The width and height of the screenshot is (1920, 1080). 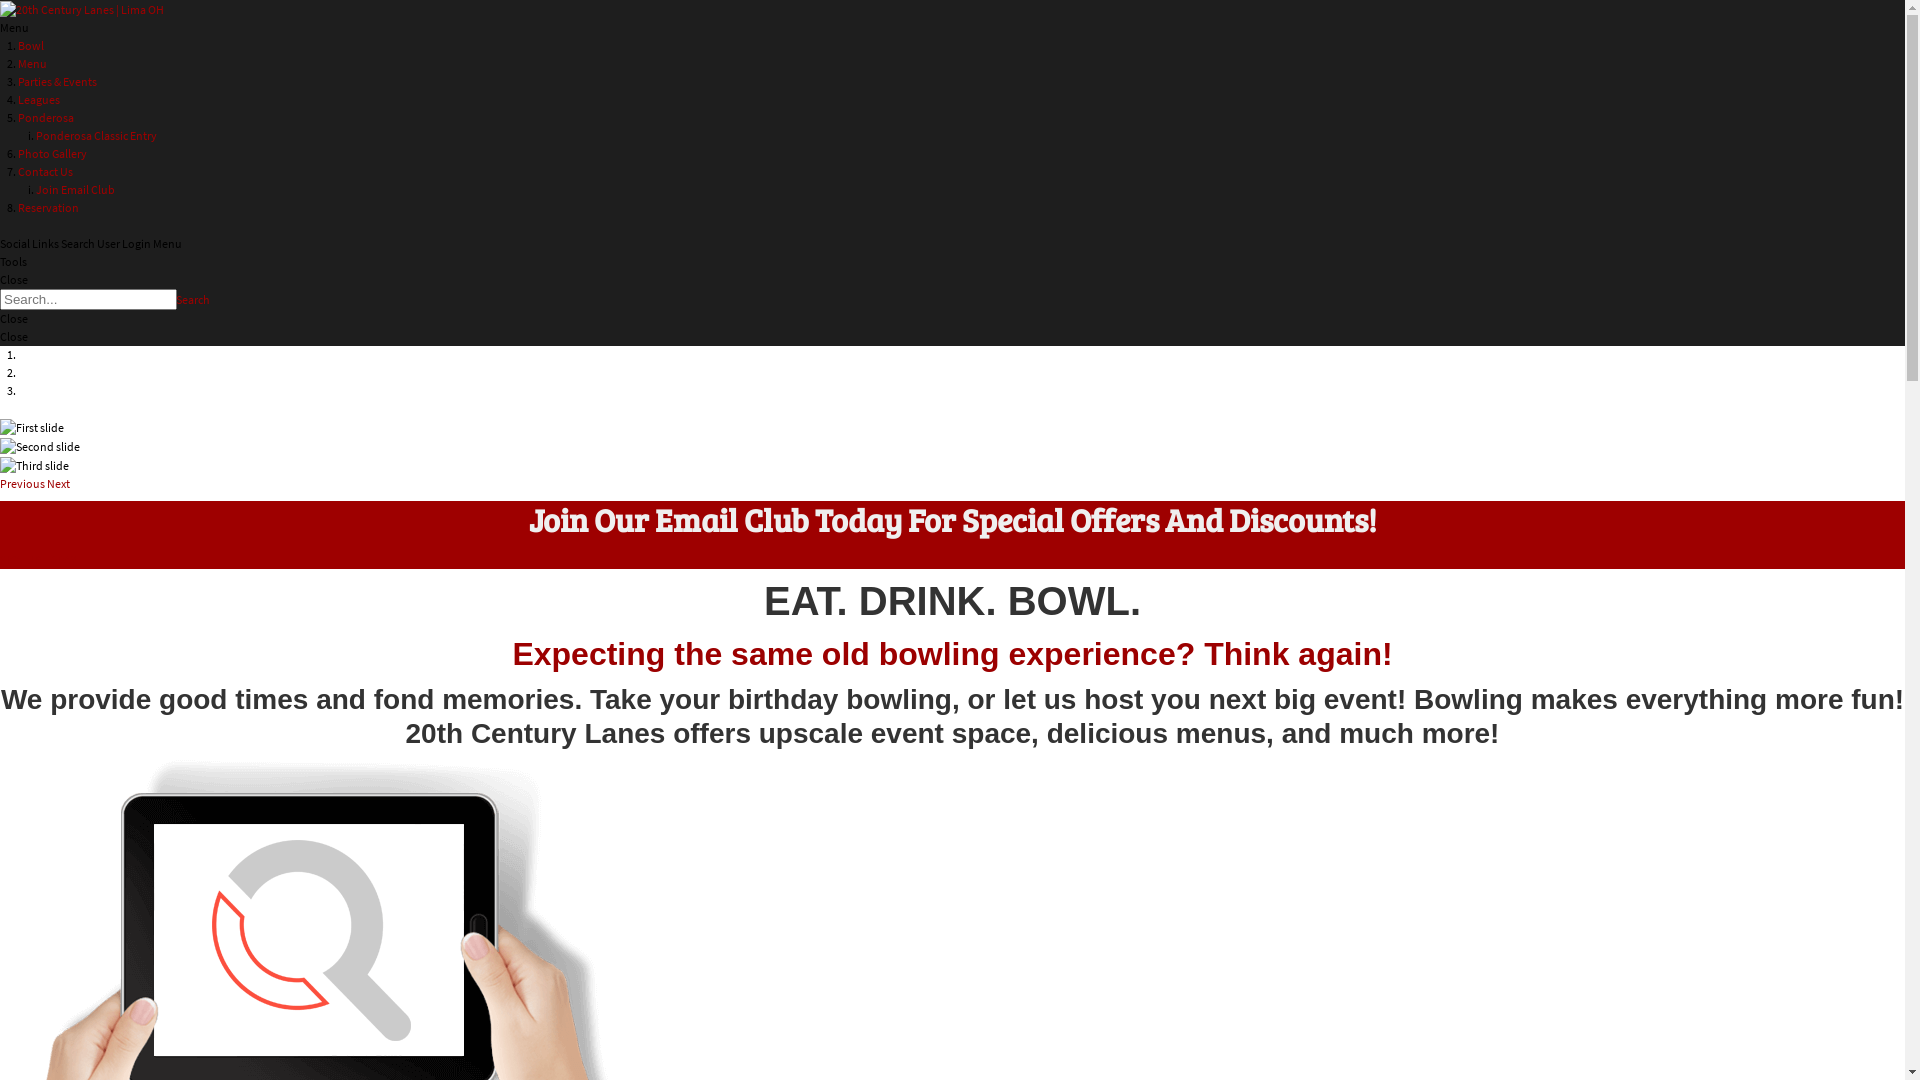 What do you see at coordinates (38, 99) in the screenshot?
I see `'Leagues'` at bounding box center [38, 99].